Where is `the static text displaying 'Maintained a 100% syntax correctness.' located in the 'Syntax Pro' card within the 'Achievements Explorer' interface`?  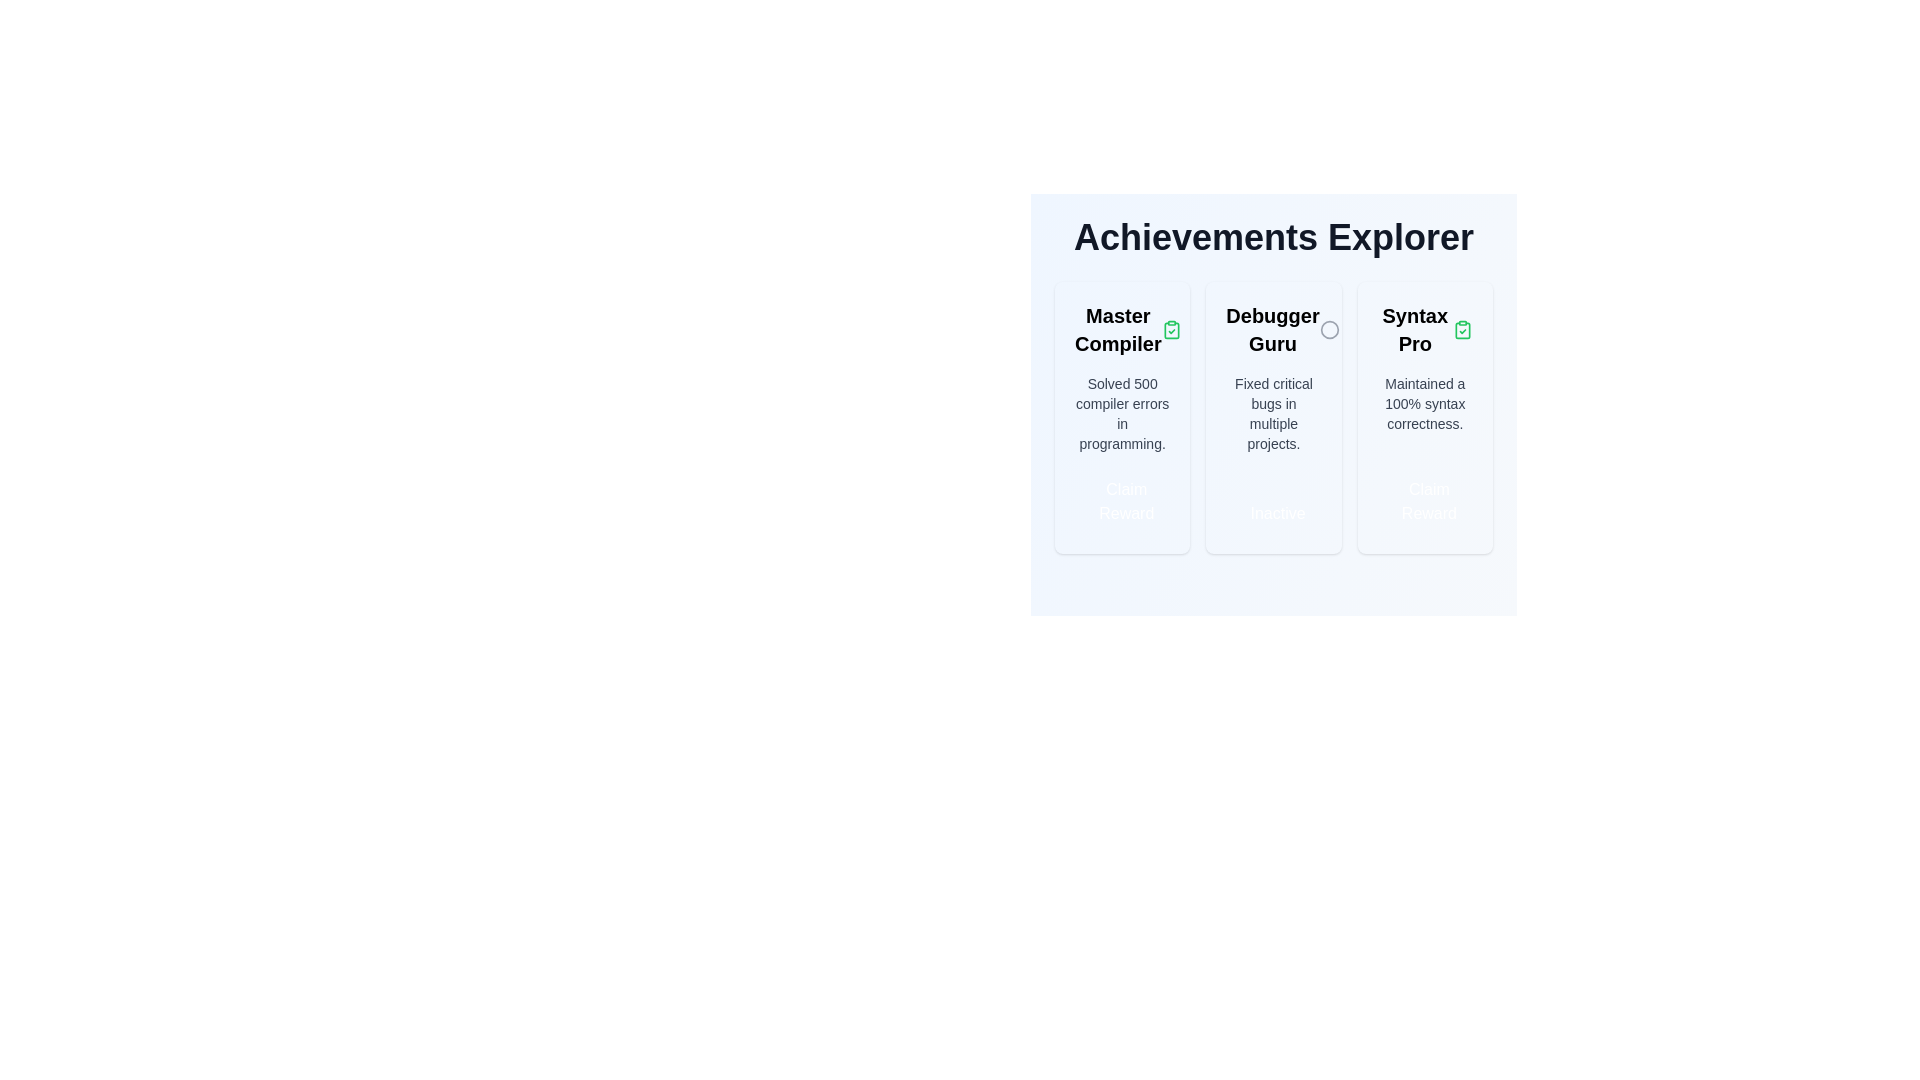
the static text displaying 'Maintained a 100% syntax correctness.' located in the 'Syntax Pro' card within the 'Achievements Explorer' interface is located at coordinates (1424, 404).